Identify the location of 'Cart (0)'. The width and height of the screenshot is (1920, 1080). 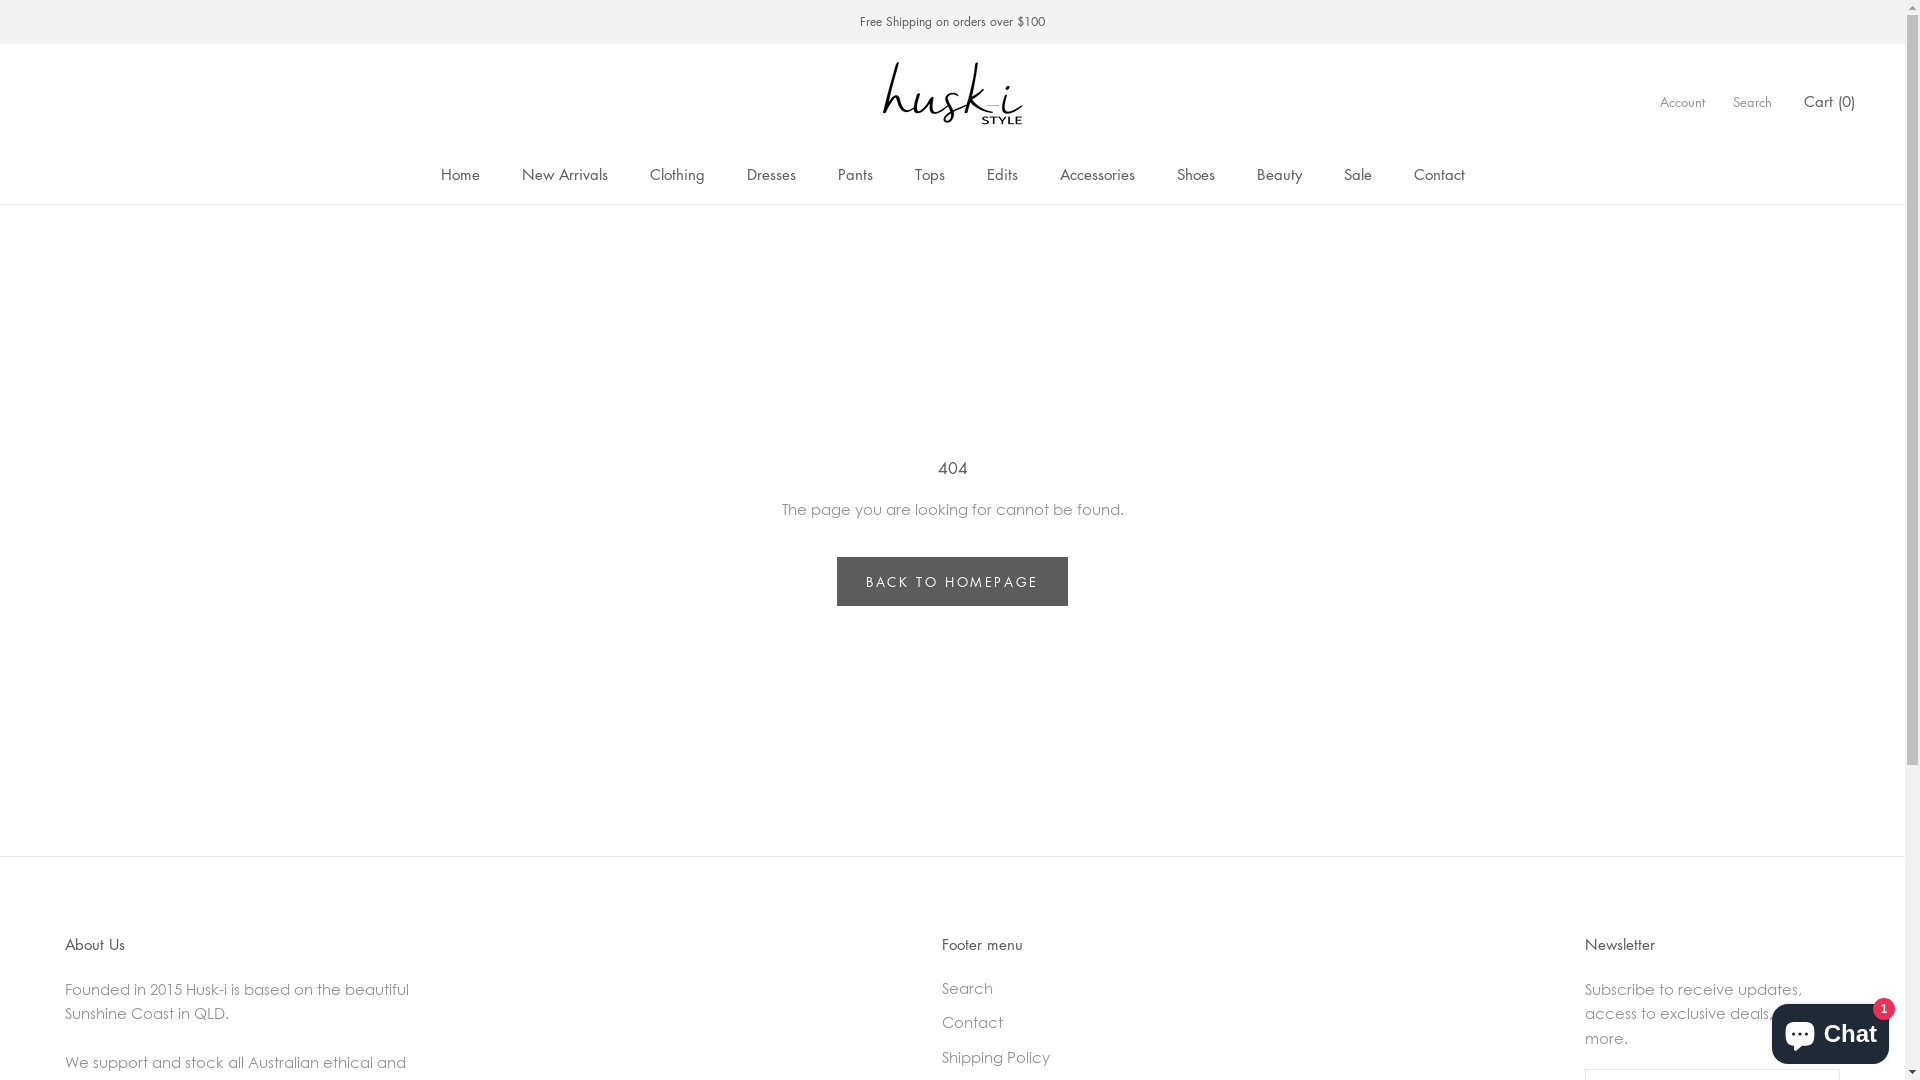
(1829, 100).